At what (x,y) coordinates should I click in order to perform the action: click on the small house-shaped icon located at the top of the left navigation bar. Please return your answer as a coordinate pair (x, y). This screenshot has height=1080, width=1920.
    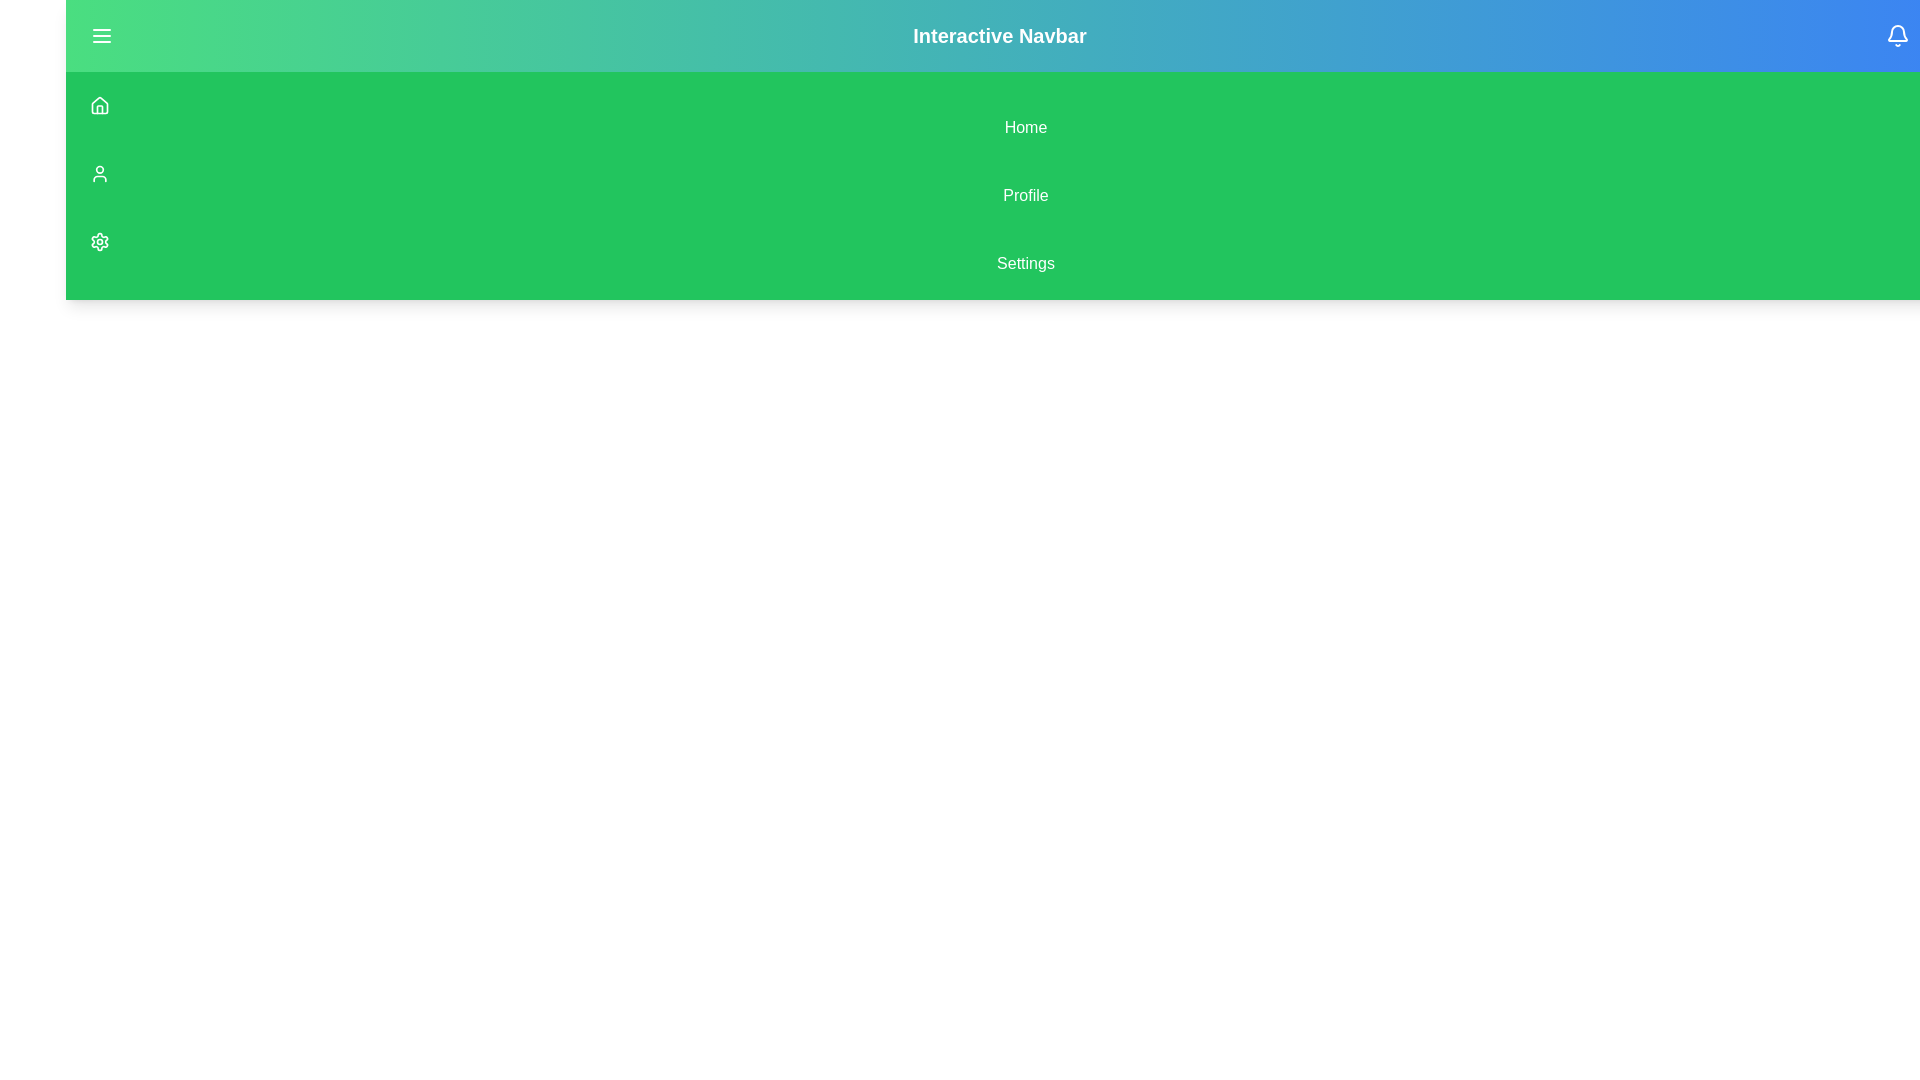
    Looking at the image, I should click on (99, 105).